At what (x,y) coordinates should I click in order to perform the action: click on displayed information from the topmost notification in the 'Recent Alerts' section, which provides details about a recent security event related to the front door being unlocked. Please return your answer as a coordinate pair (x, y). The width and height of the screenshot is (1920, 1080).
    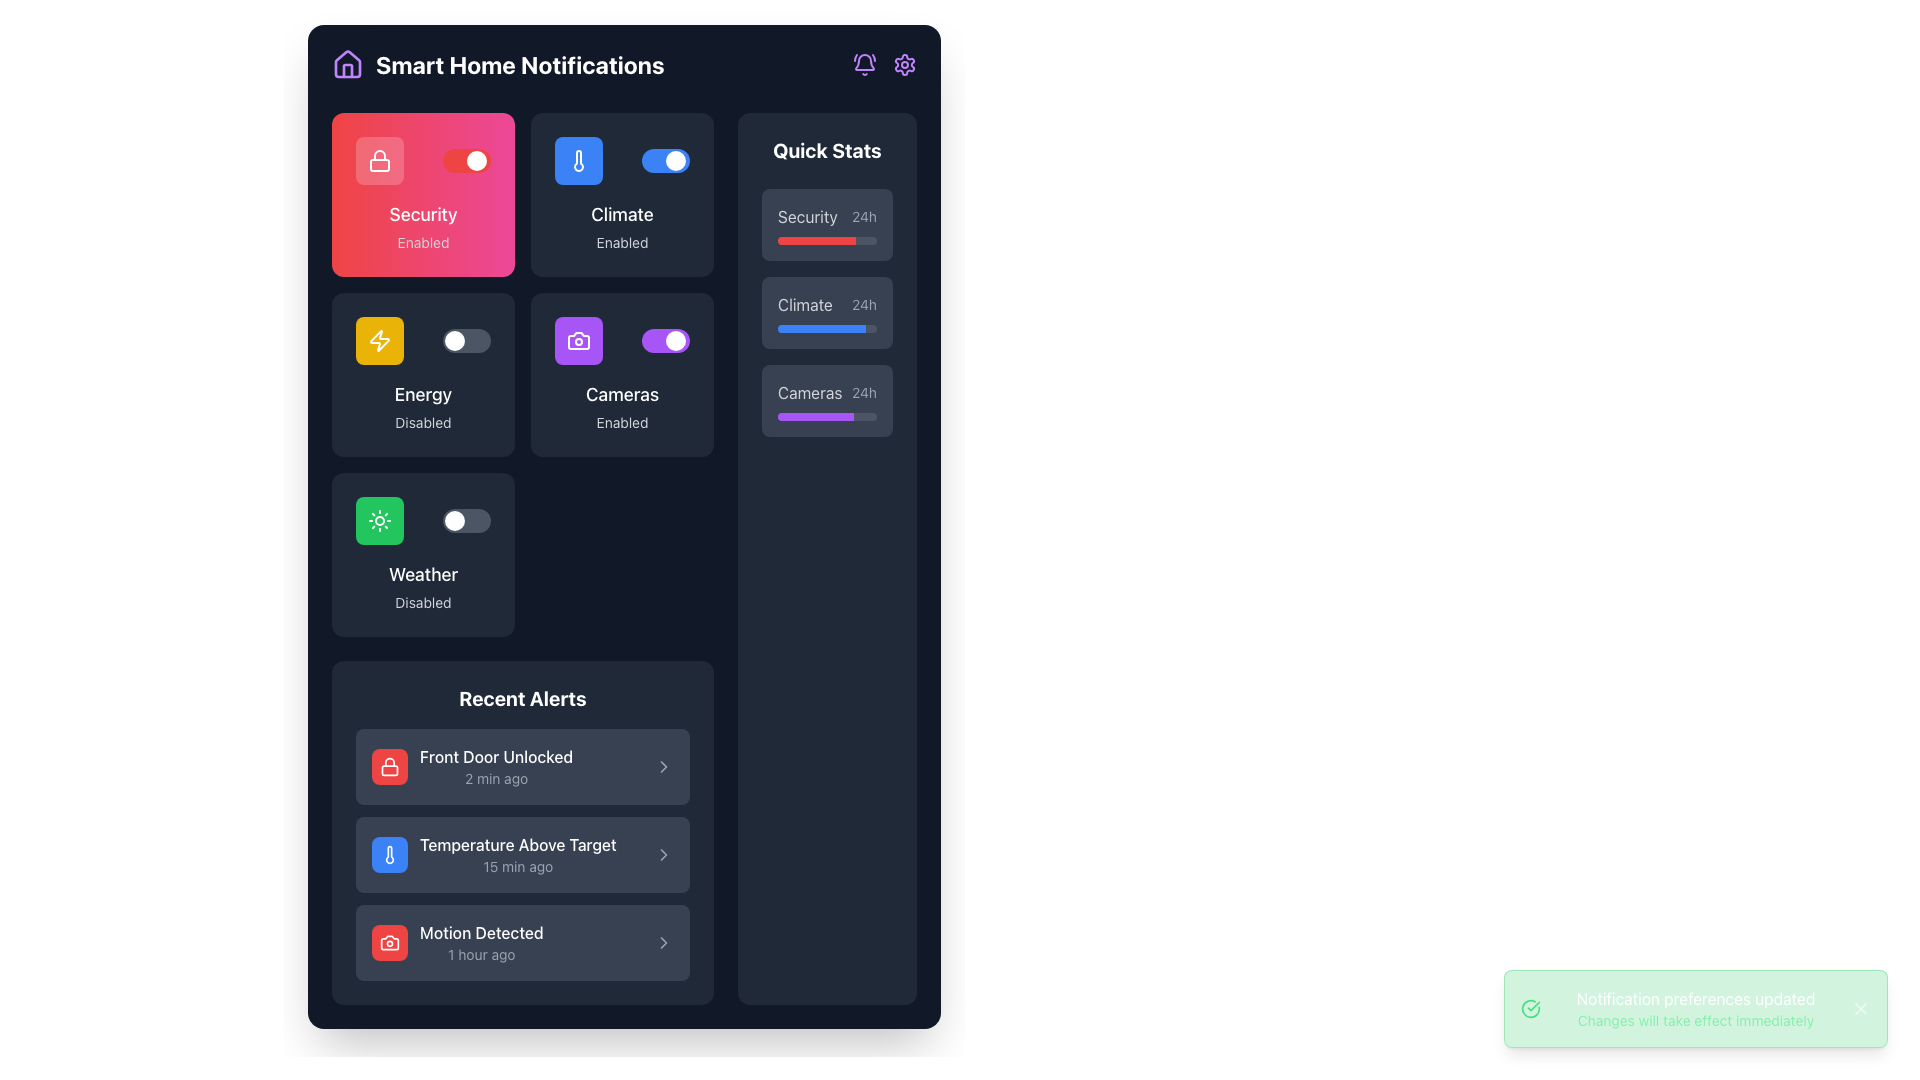
    Looking at the image, I should click on (496, 766).